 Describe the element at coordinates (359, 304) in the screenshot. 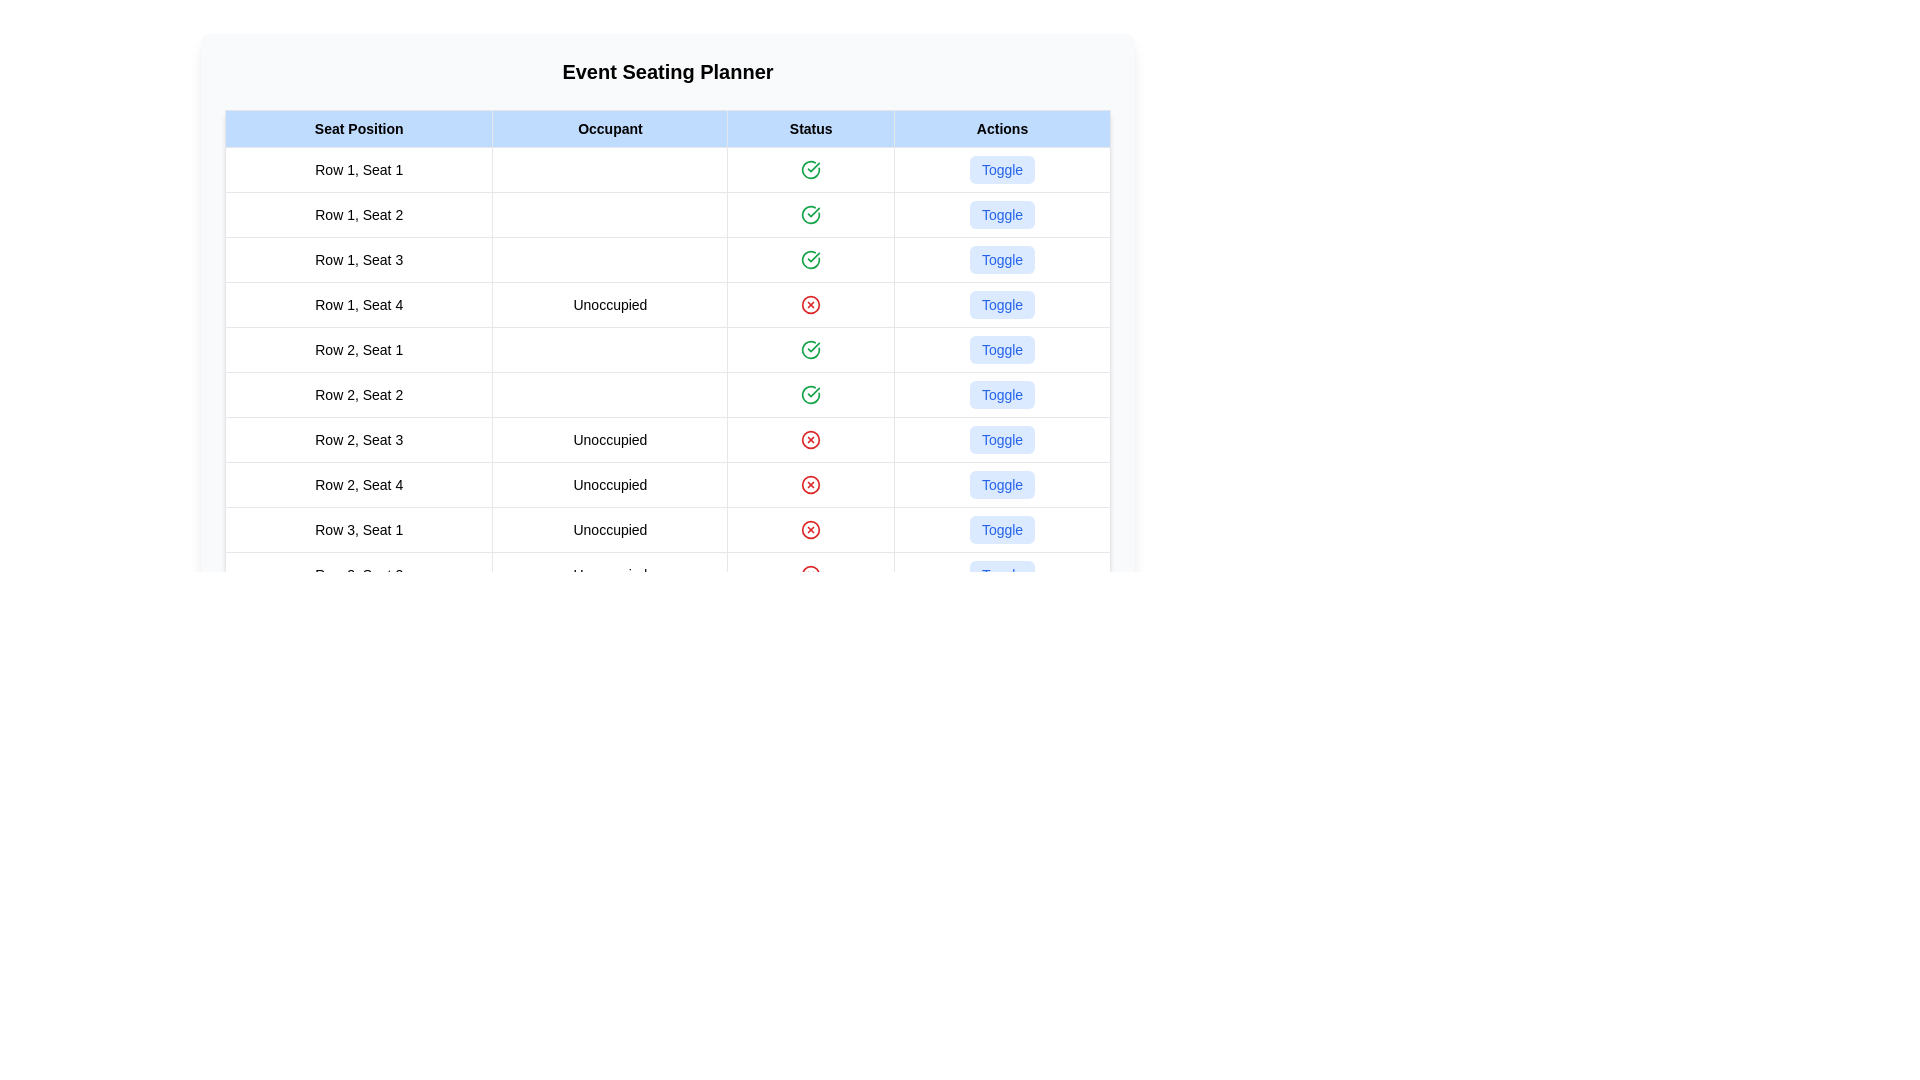

I see `the table cell displaying 'Row 1, Seat 4' which is styled with borders and is part of a tabular layout, located in the first row under the 'Seat Position' column` at that location.